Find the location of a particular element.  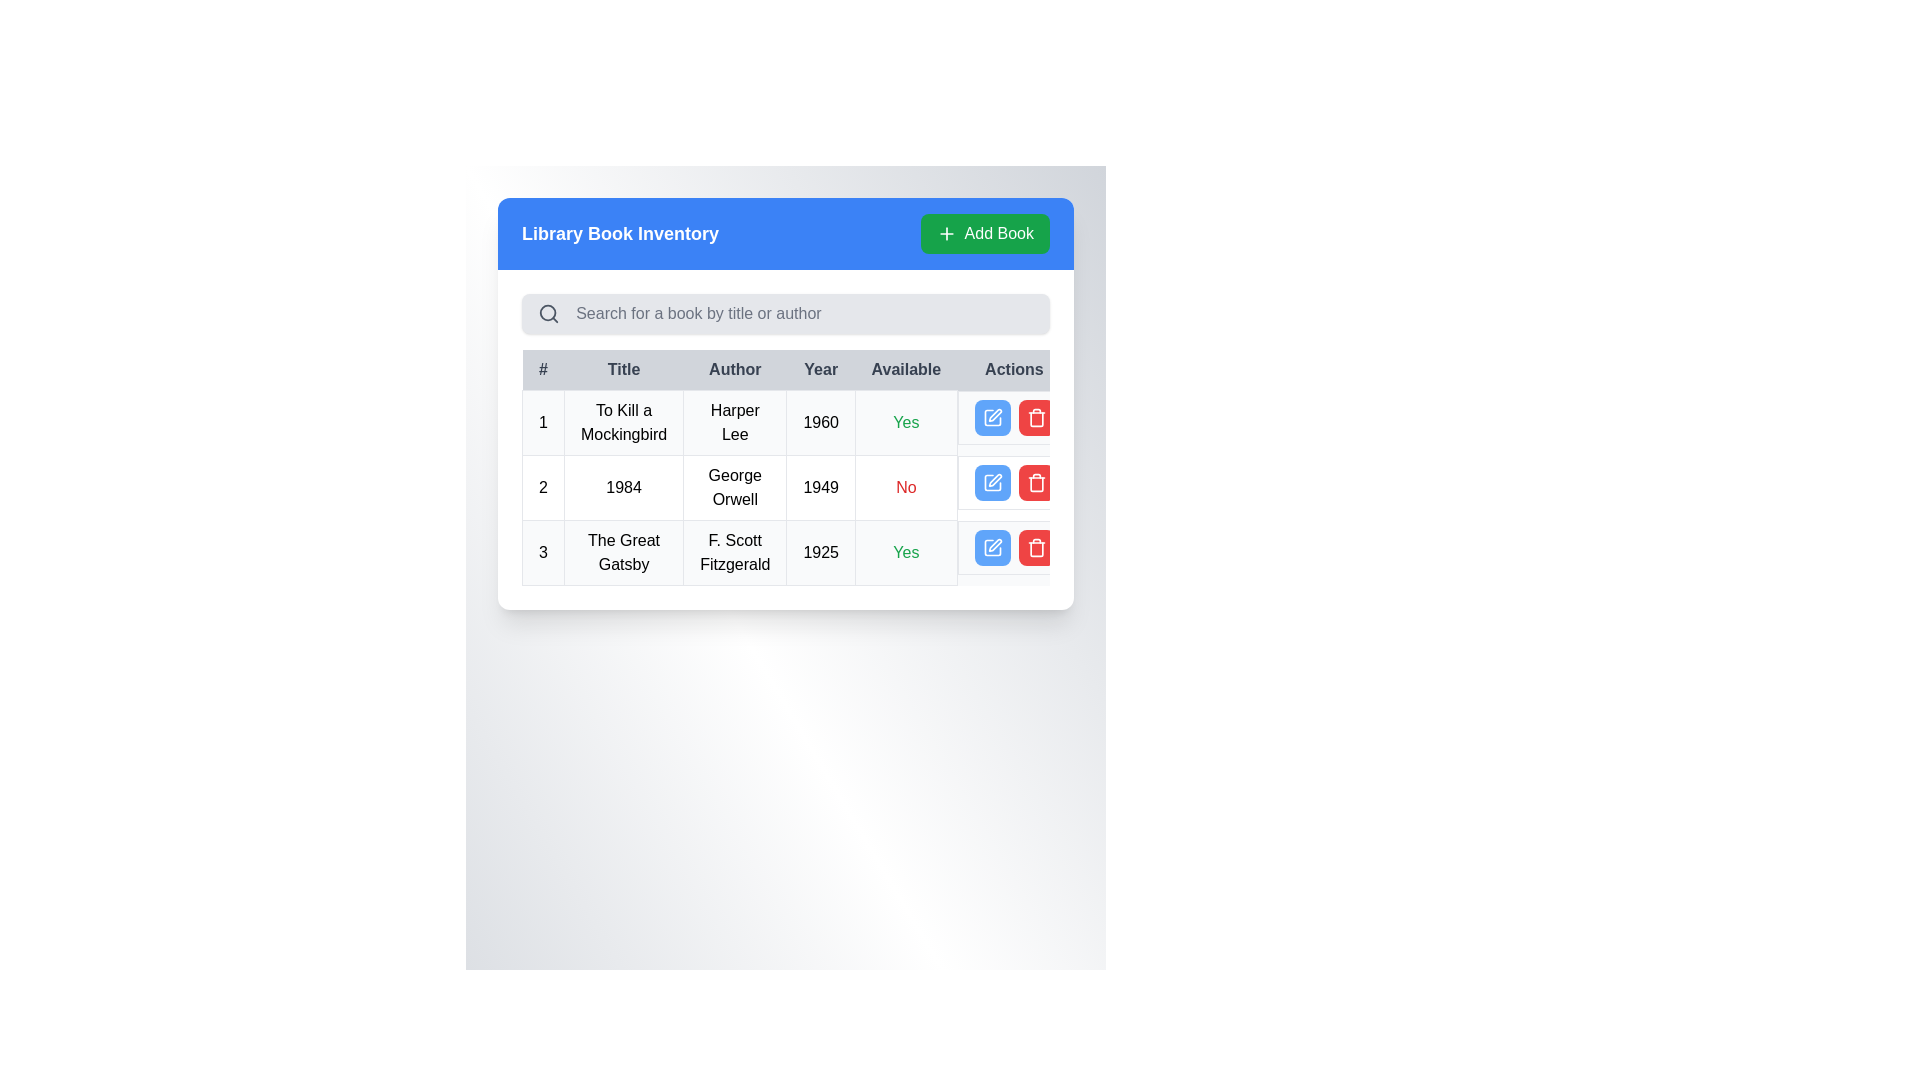

the small square-shaped icon button with a pen overlay, located in the actions column of the third row in the table is located at coordinates (992, 416).